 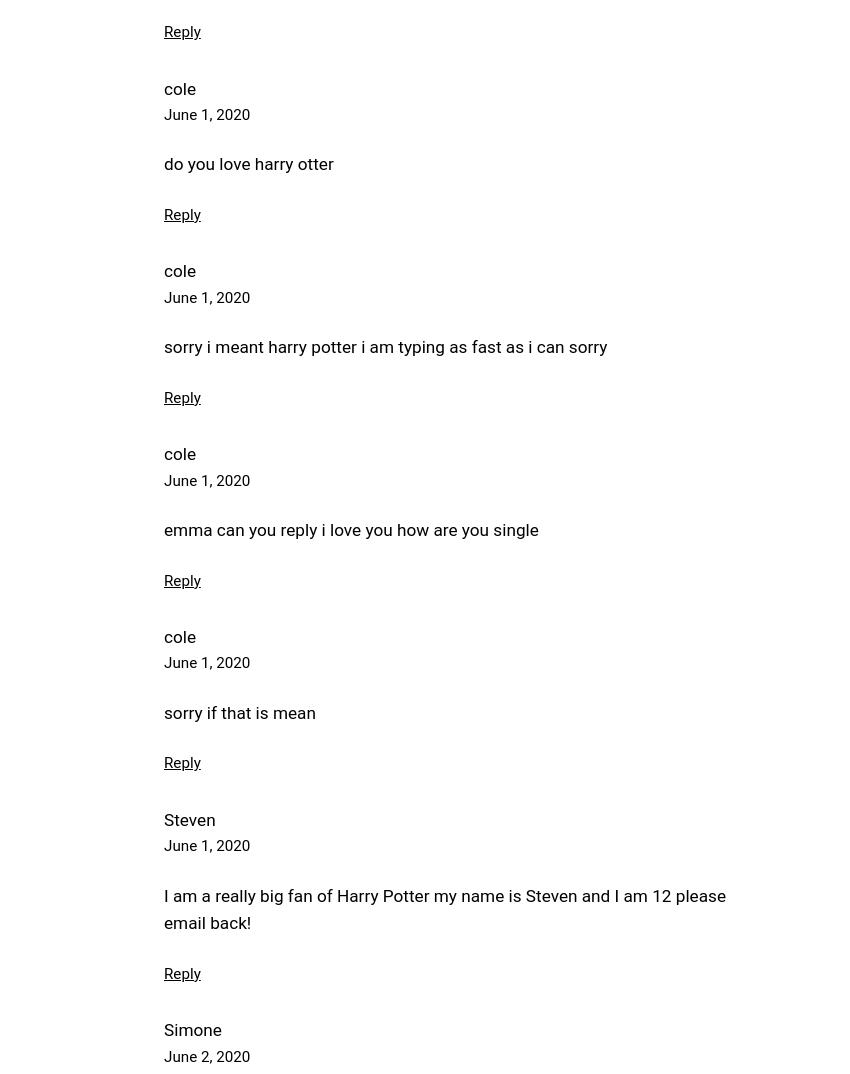 I want to click on 'June 2, 2020', so click(x=163, y=1055).